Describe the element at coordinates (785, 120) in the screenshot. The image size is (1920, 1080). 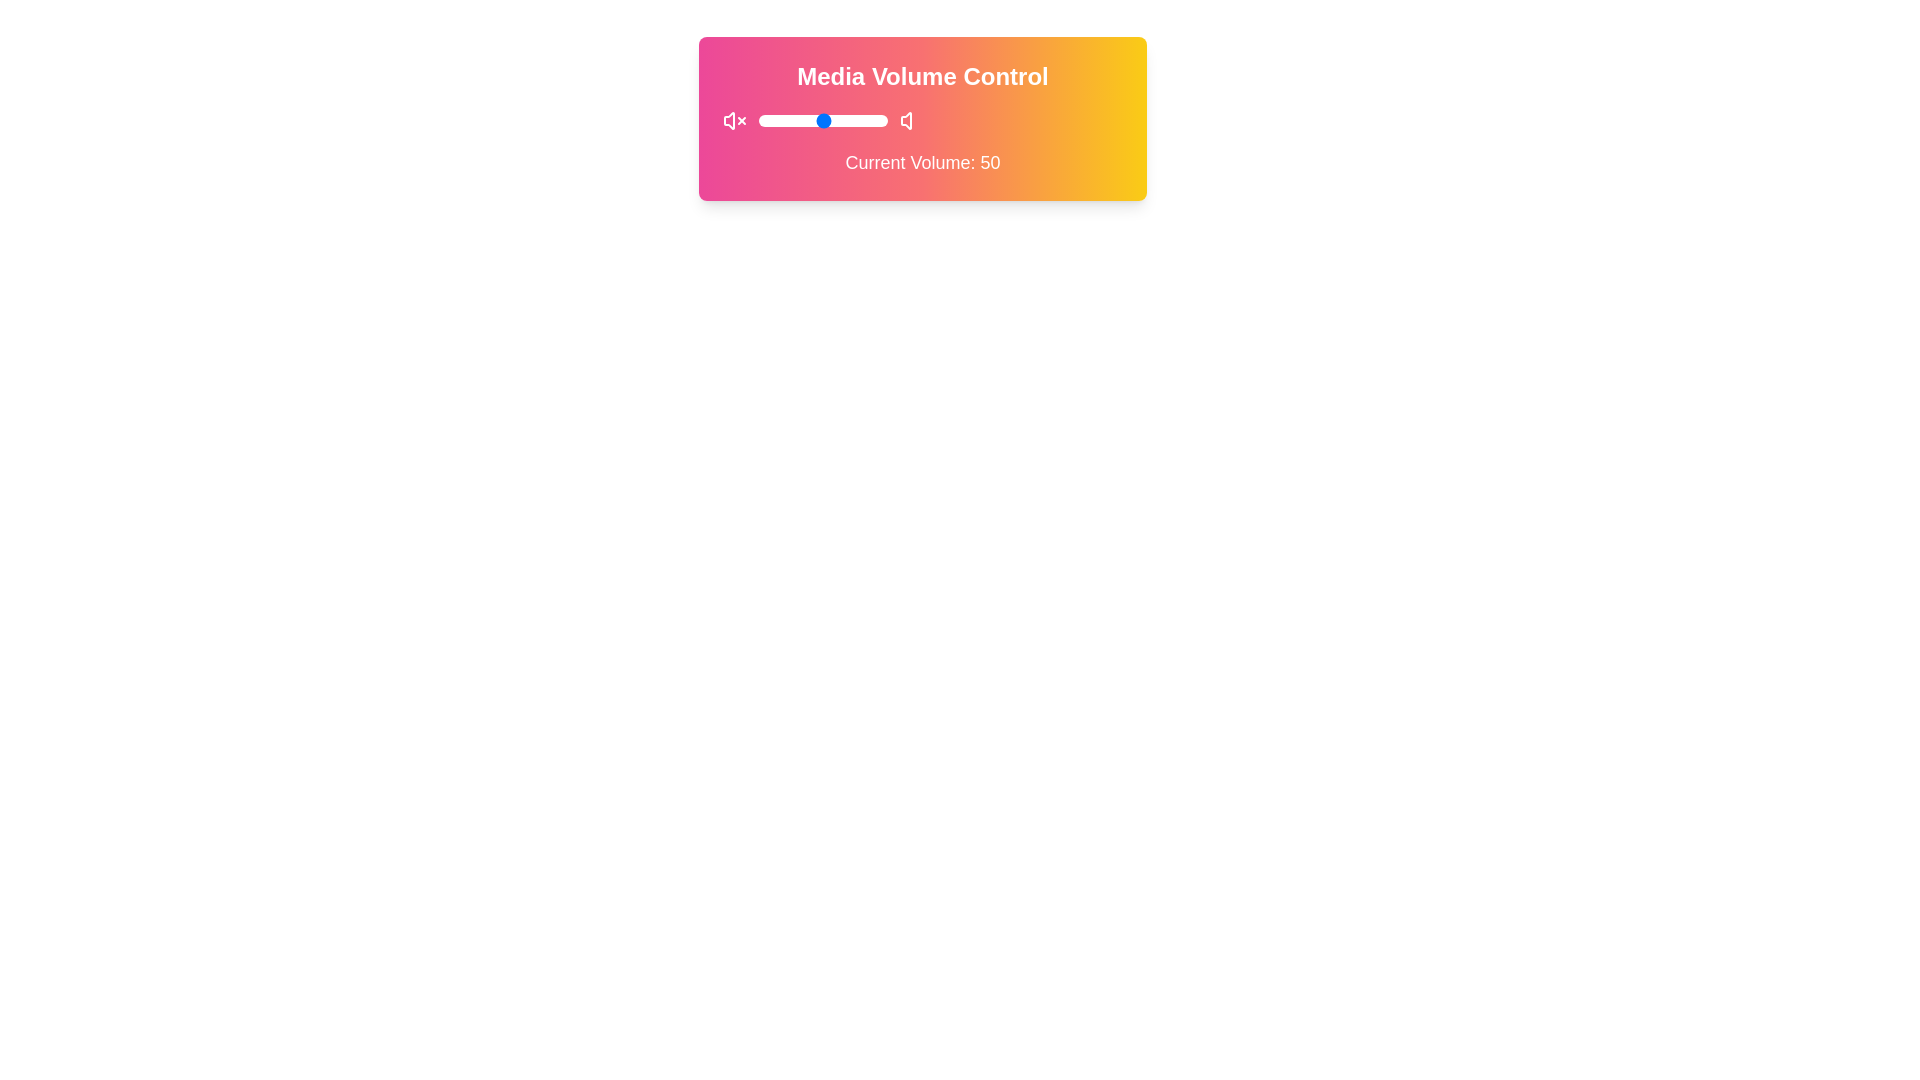
I see `the volume to 21 by sliding the control` at that location.